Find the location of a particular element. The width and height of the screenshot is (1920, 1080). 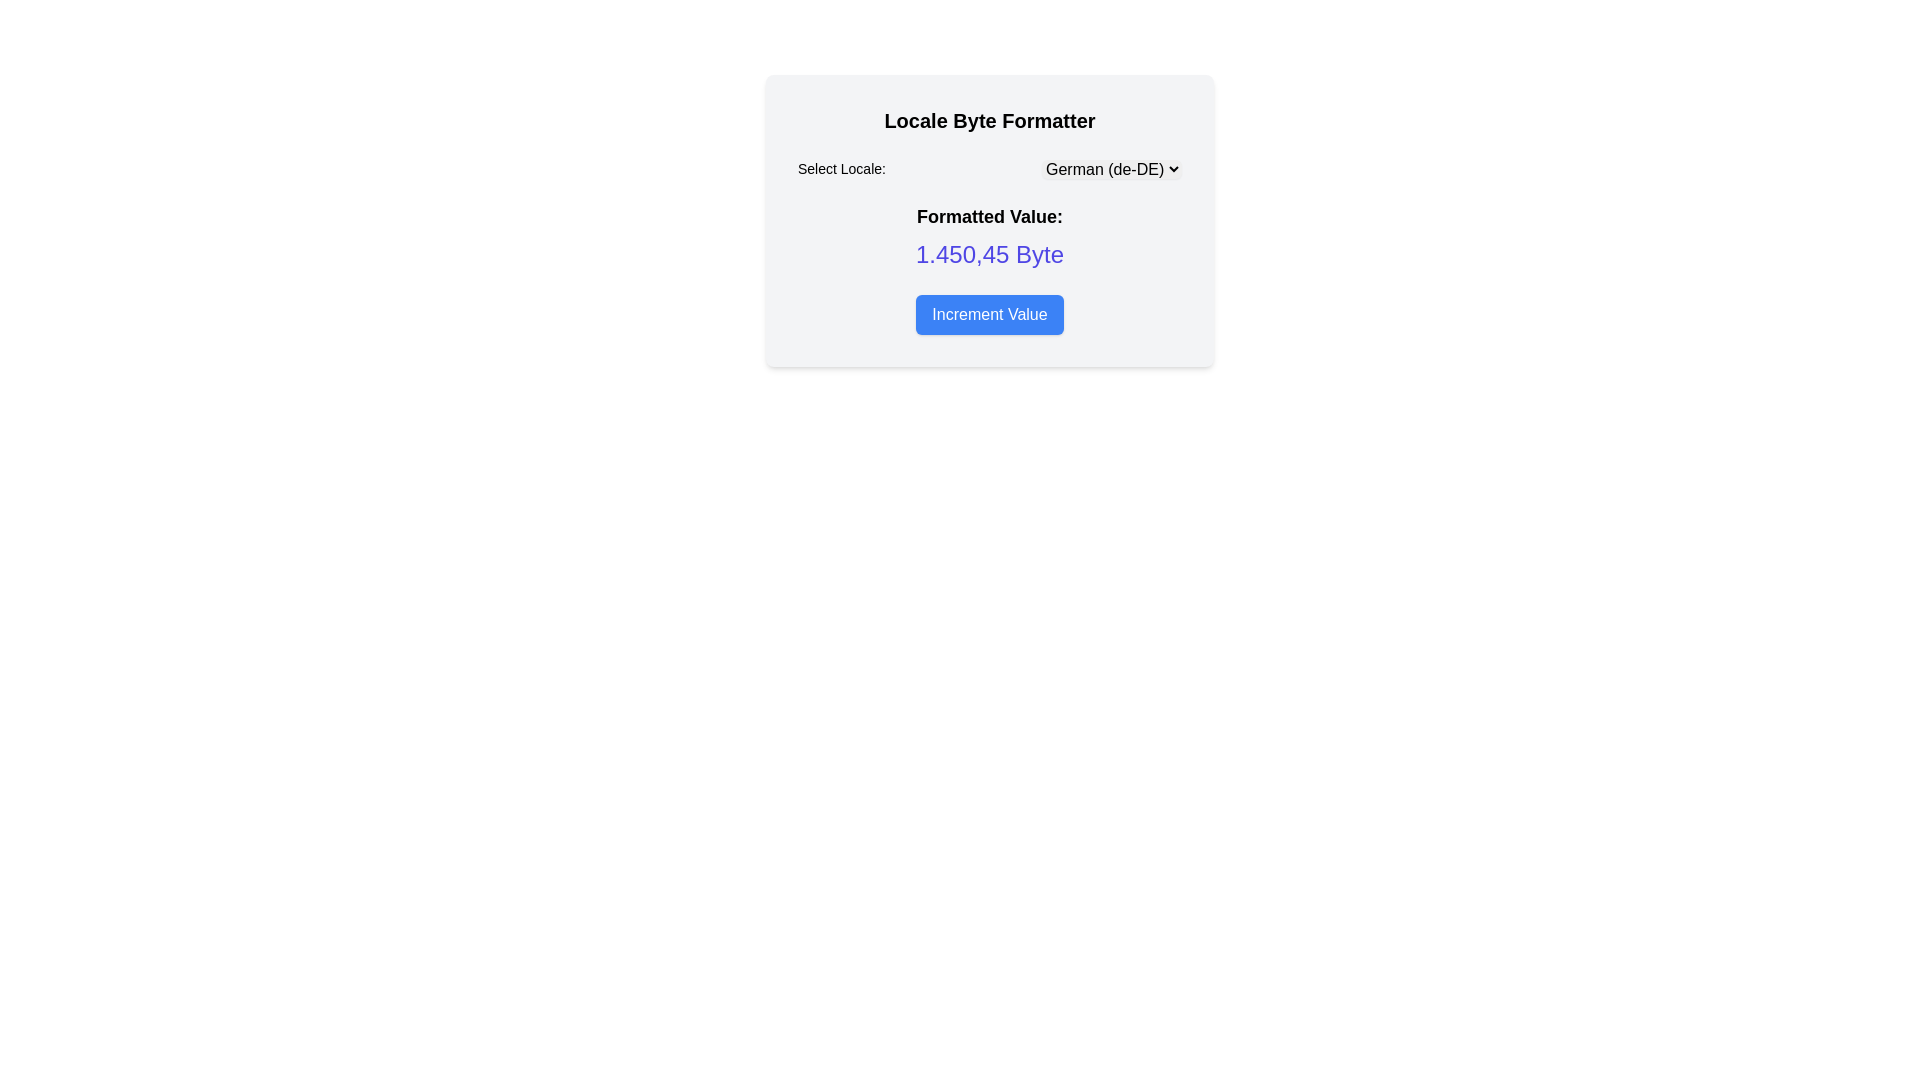

the 'Increment Value' button with a blue background for accessibility navigation is located at coordinates (989, 315).